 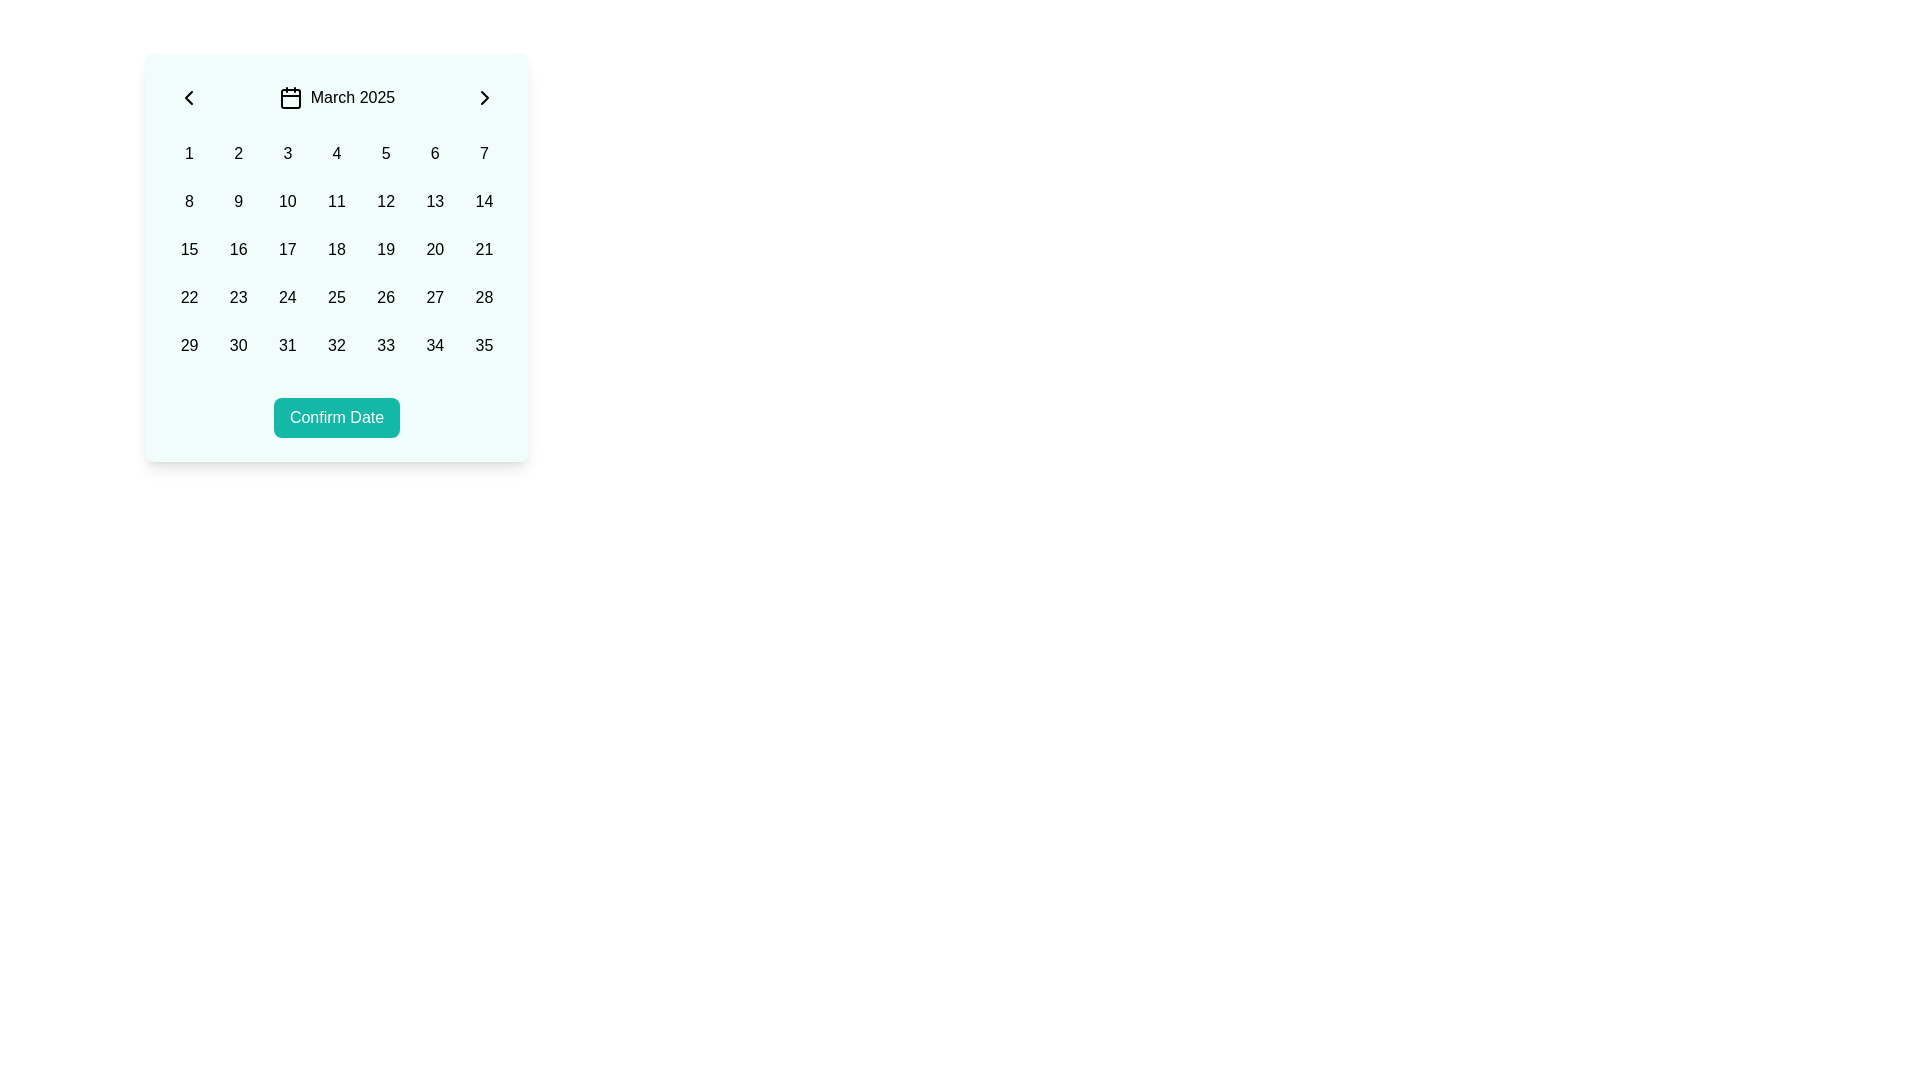 What do you see at coordinates (386, 345) in the screenshot?
I see `the selectable number button in the date picker grid located in the last row, fifth column` at bounding box center [386, 345].